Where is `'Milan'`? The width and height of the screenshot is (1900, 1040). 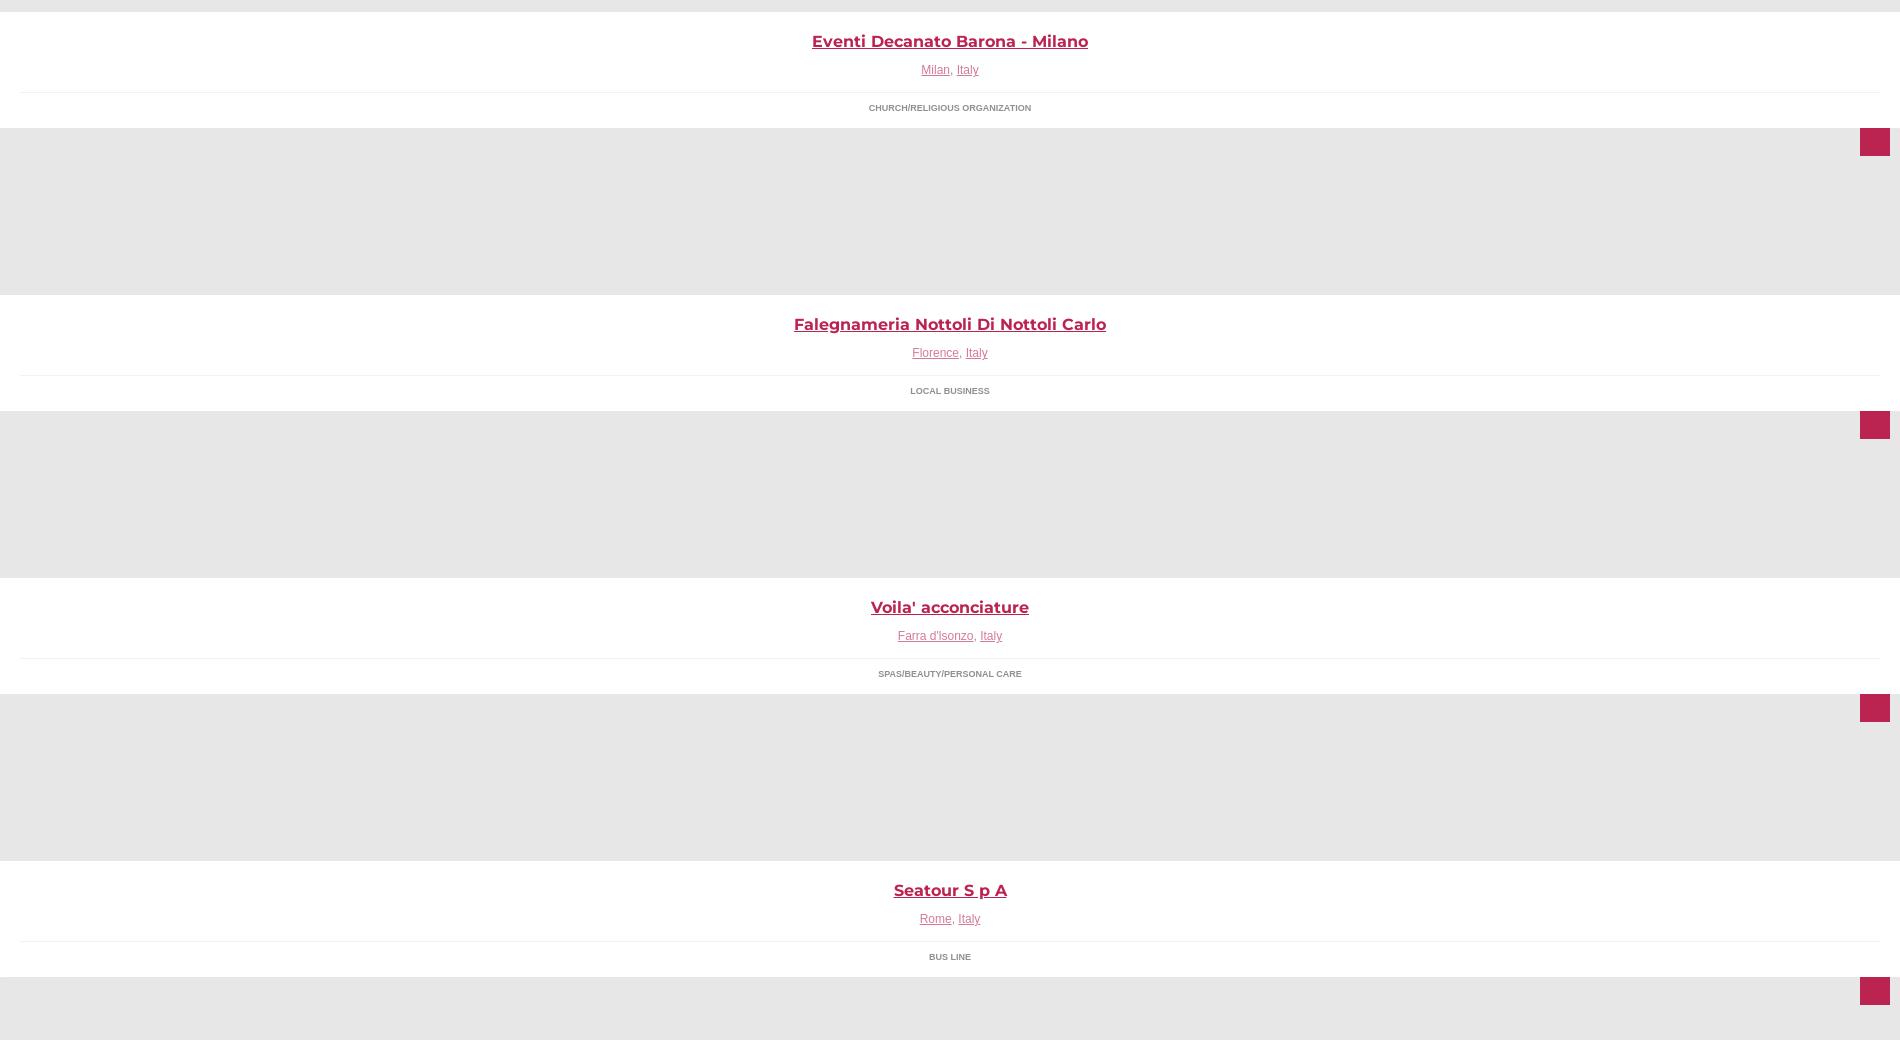 'Milan' is located at coordinates (934, 68).